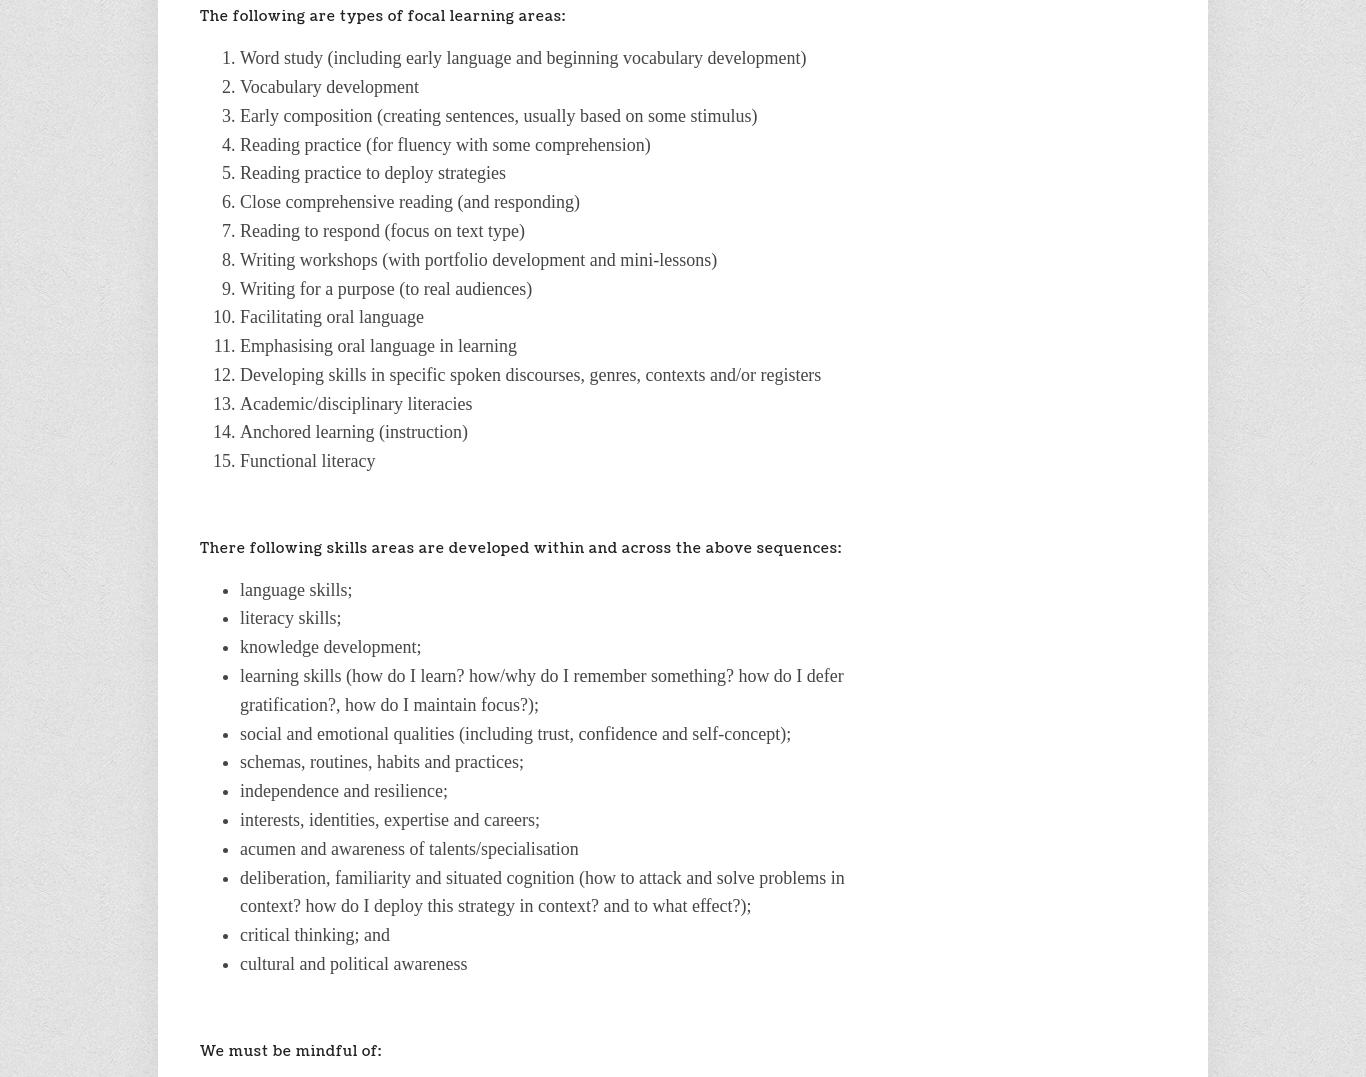 Image resolution: width=1366 pixels, height=1077 pixels. I want to click on 'deliberation, familiarity and situated cognition (how to attack and solve problems in context? how do I deploy this strategy in context? and to what effect?);', so click(542, 891).